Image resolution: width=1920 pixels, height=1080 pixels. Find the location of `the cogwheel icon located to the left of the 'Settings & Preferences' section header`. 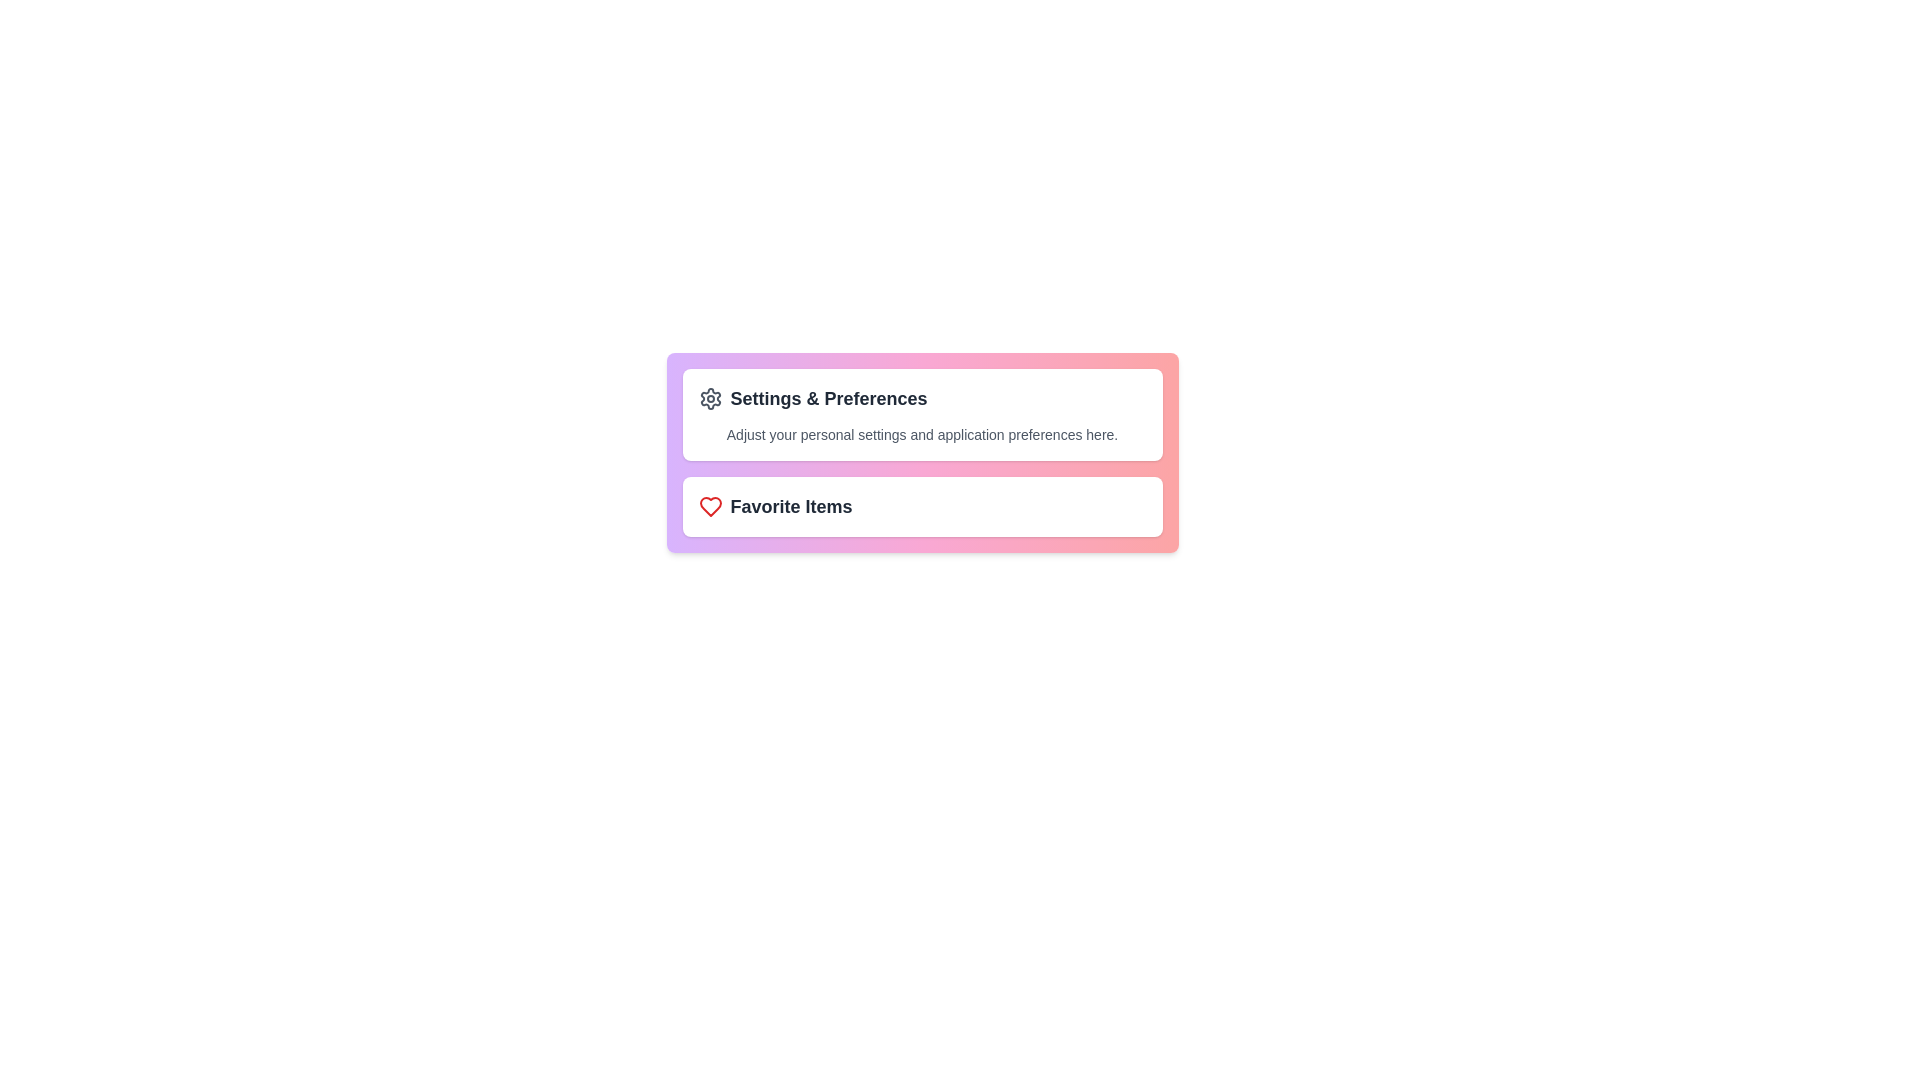

the cogwheel icon located to the left of the 'Settings & Preferences' section header is located at coordinates (710, 398).